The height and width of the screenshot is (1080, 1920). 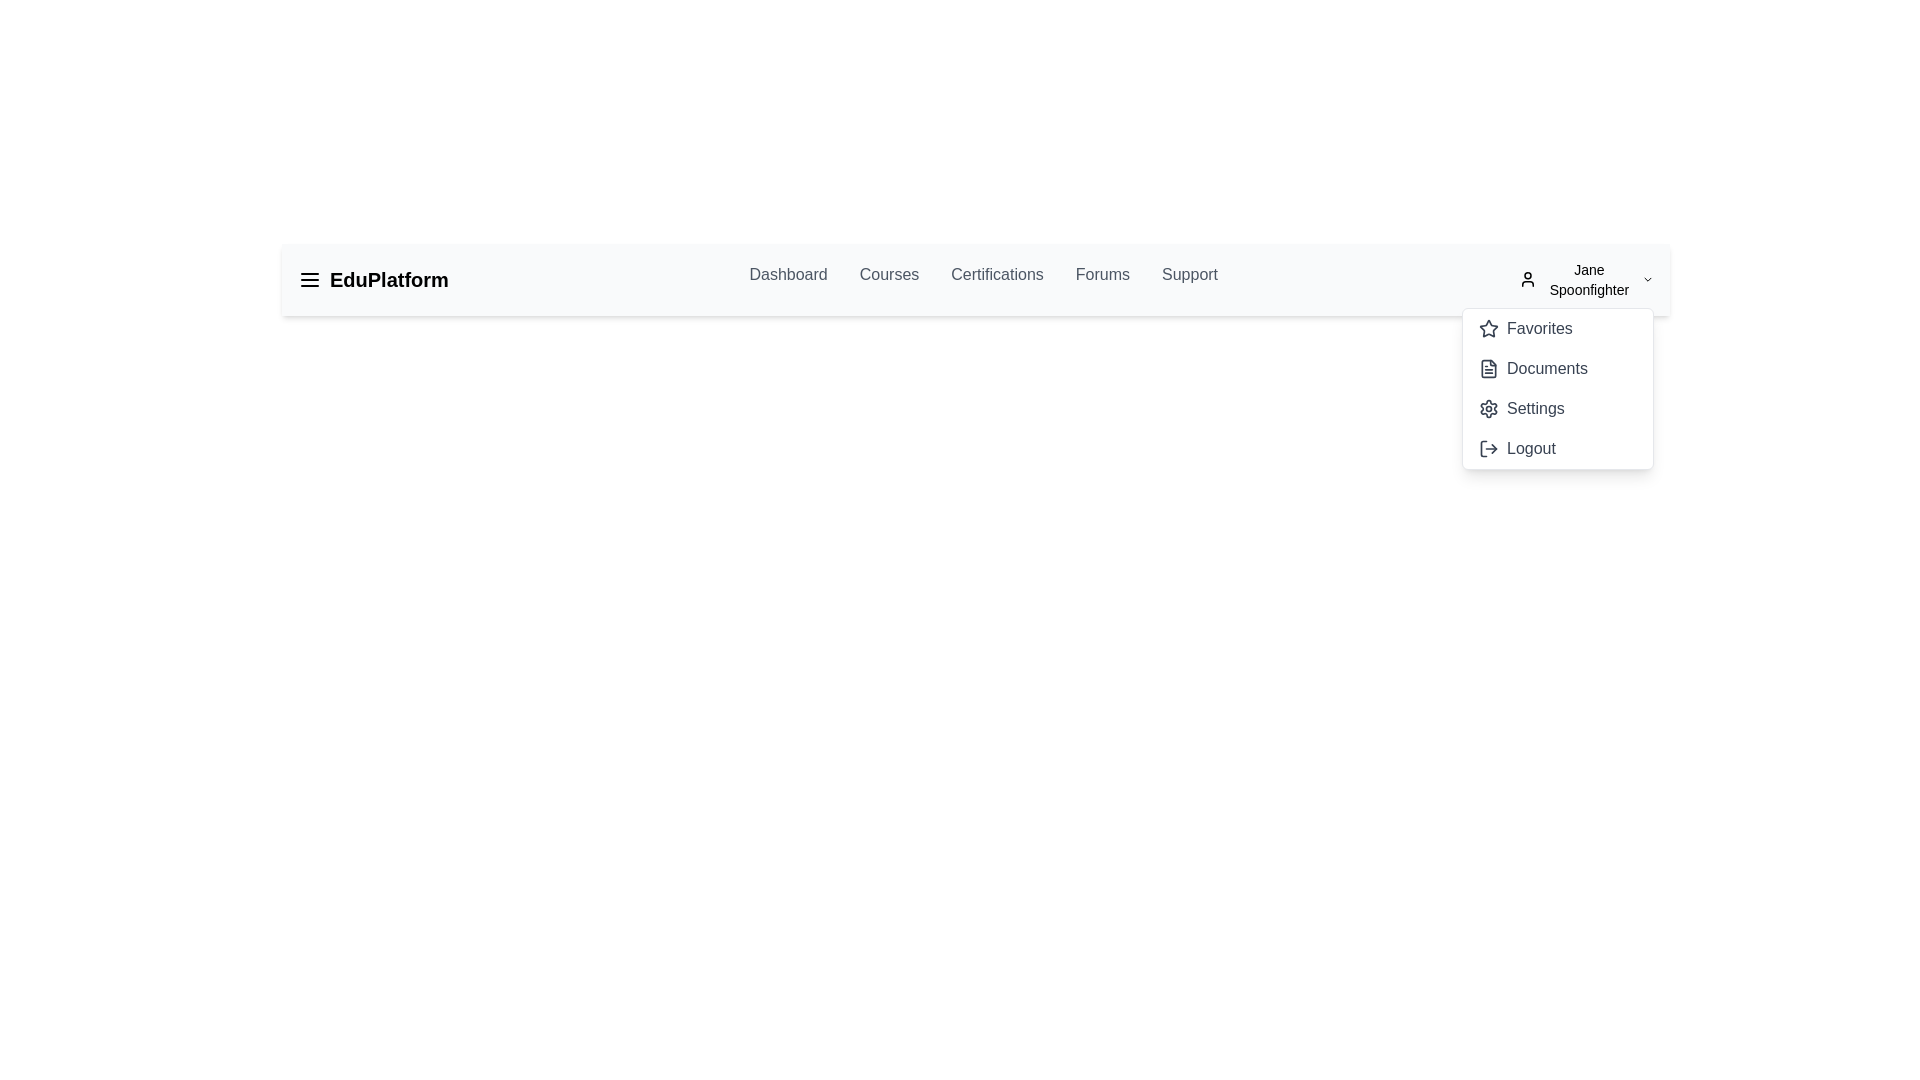 What do you see at coordinates (1488, 369) in the screenshot?
I see `properties of the document icon located to the left of the 'Documents' label in the dropdown menu under the user profile section` at bounding box center [1488, 369].